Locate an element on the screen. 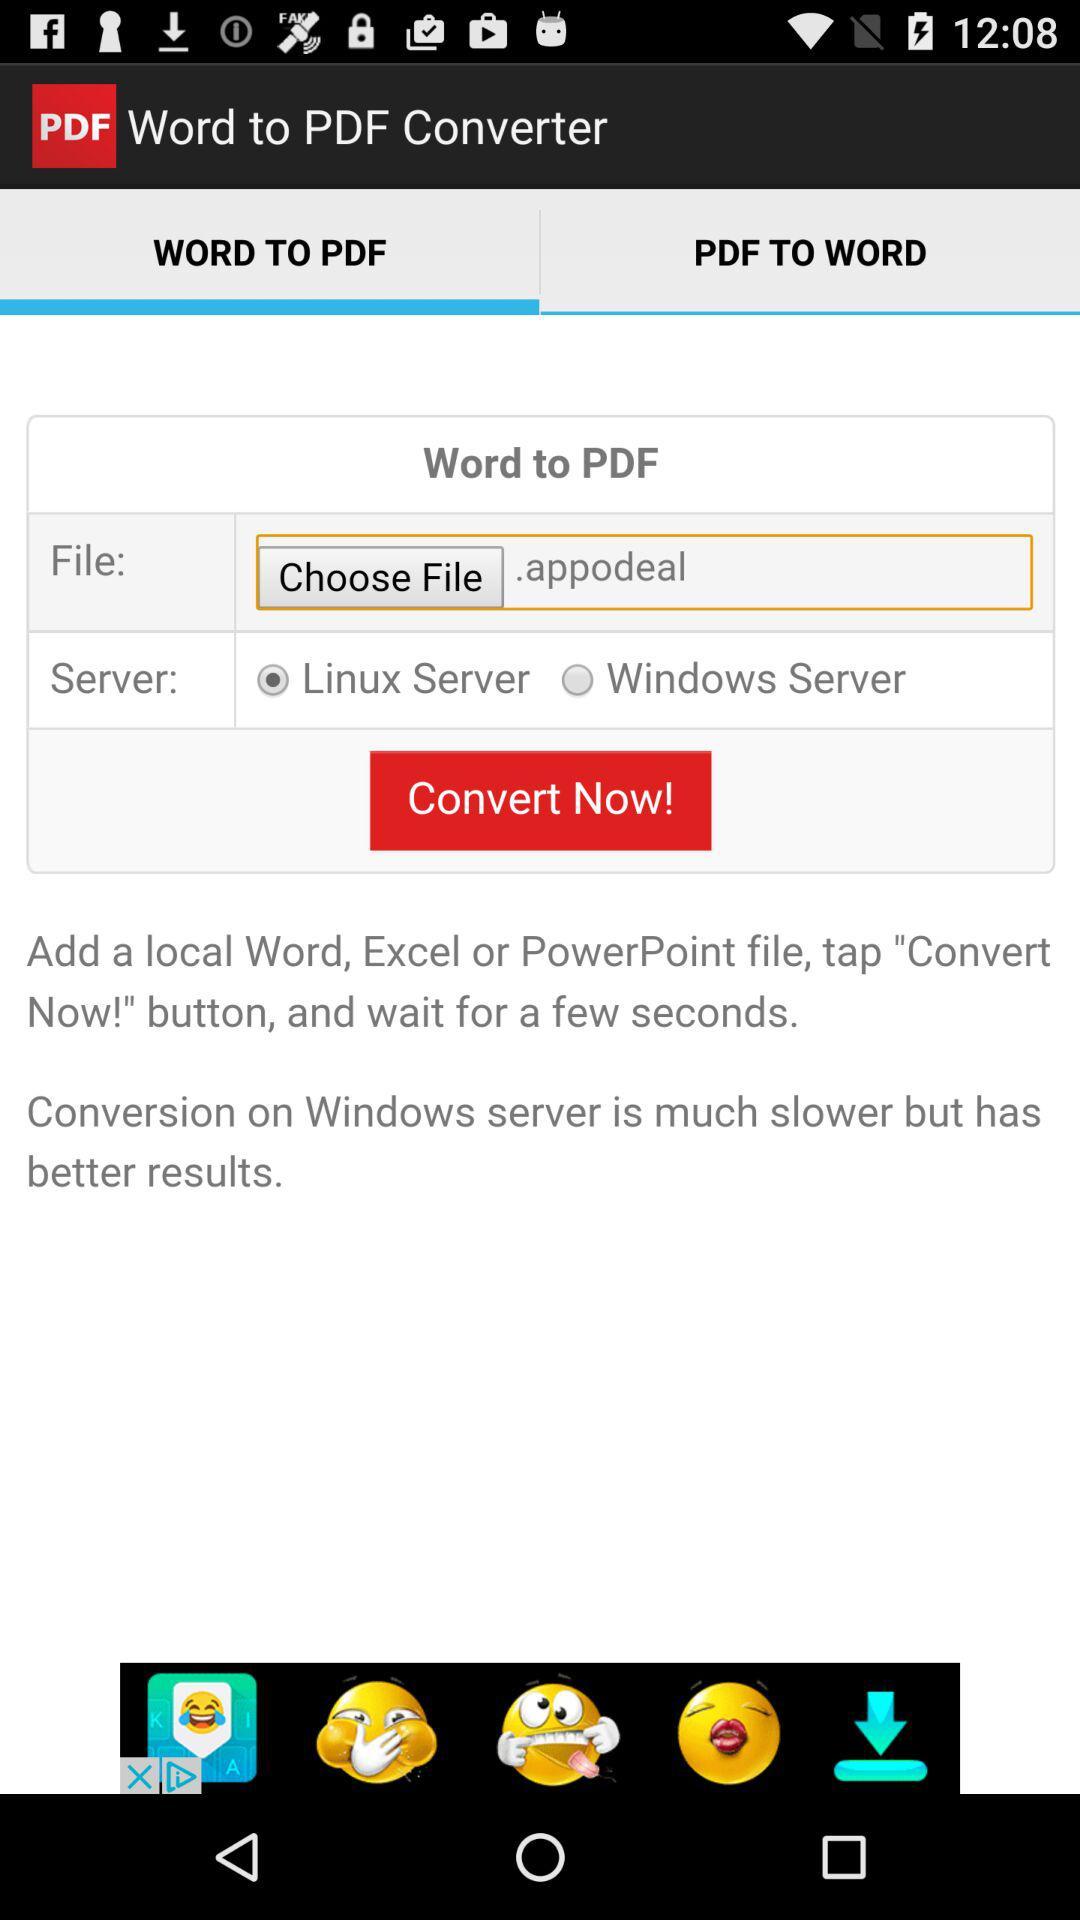 This screenshot has width=1080, height=1920. more options is located at coordinates (540, 1727).